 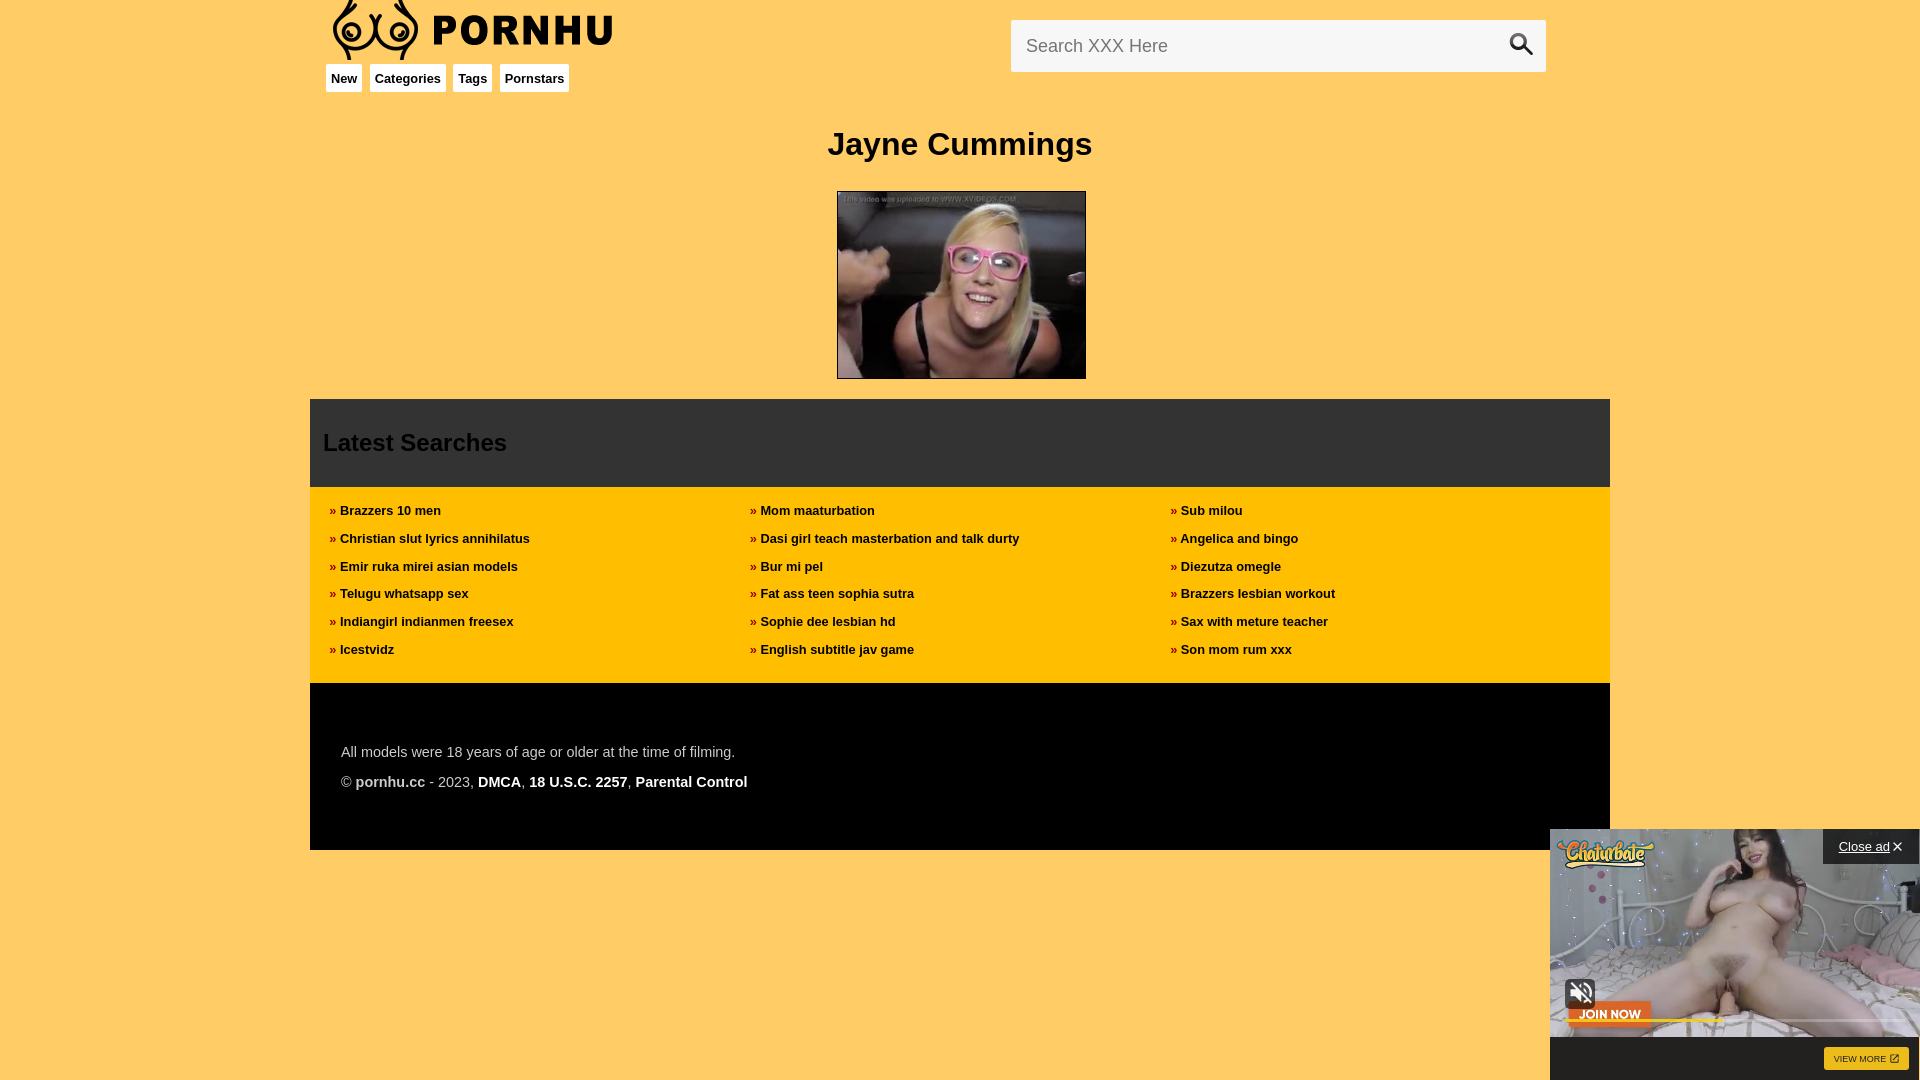 I want to click on 'Mom maaturbation', so click(x=816, y=509).